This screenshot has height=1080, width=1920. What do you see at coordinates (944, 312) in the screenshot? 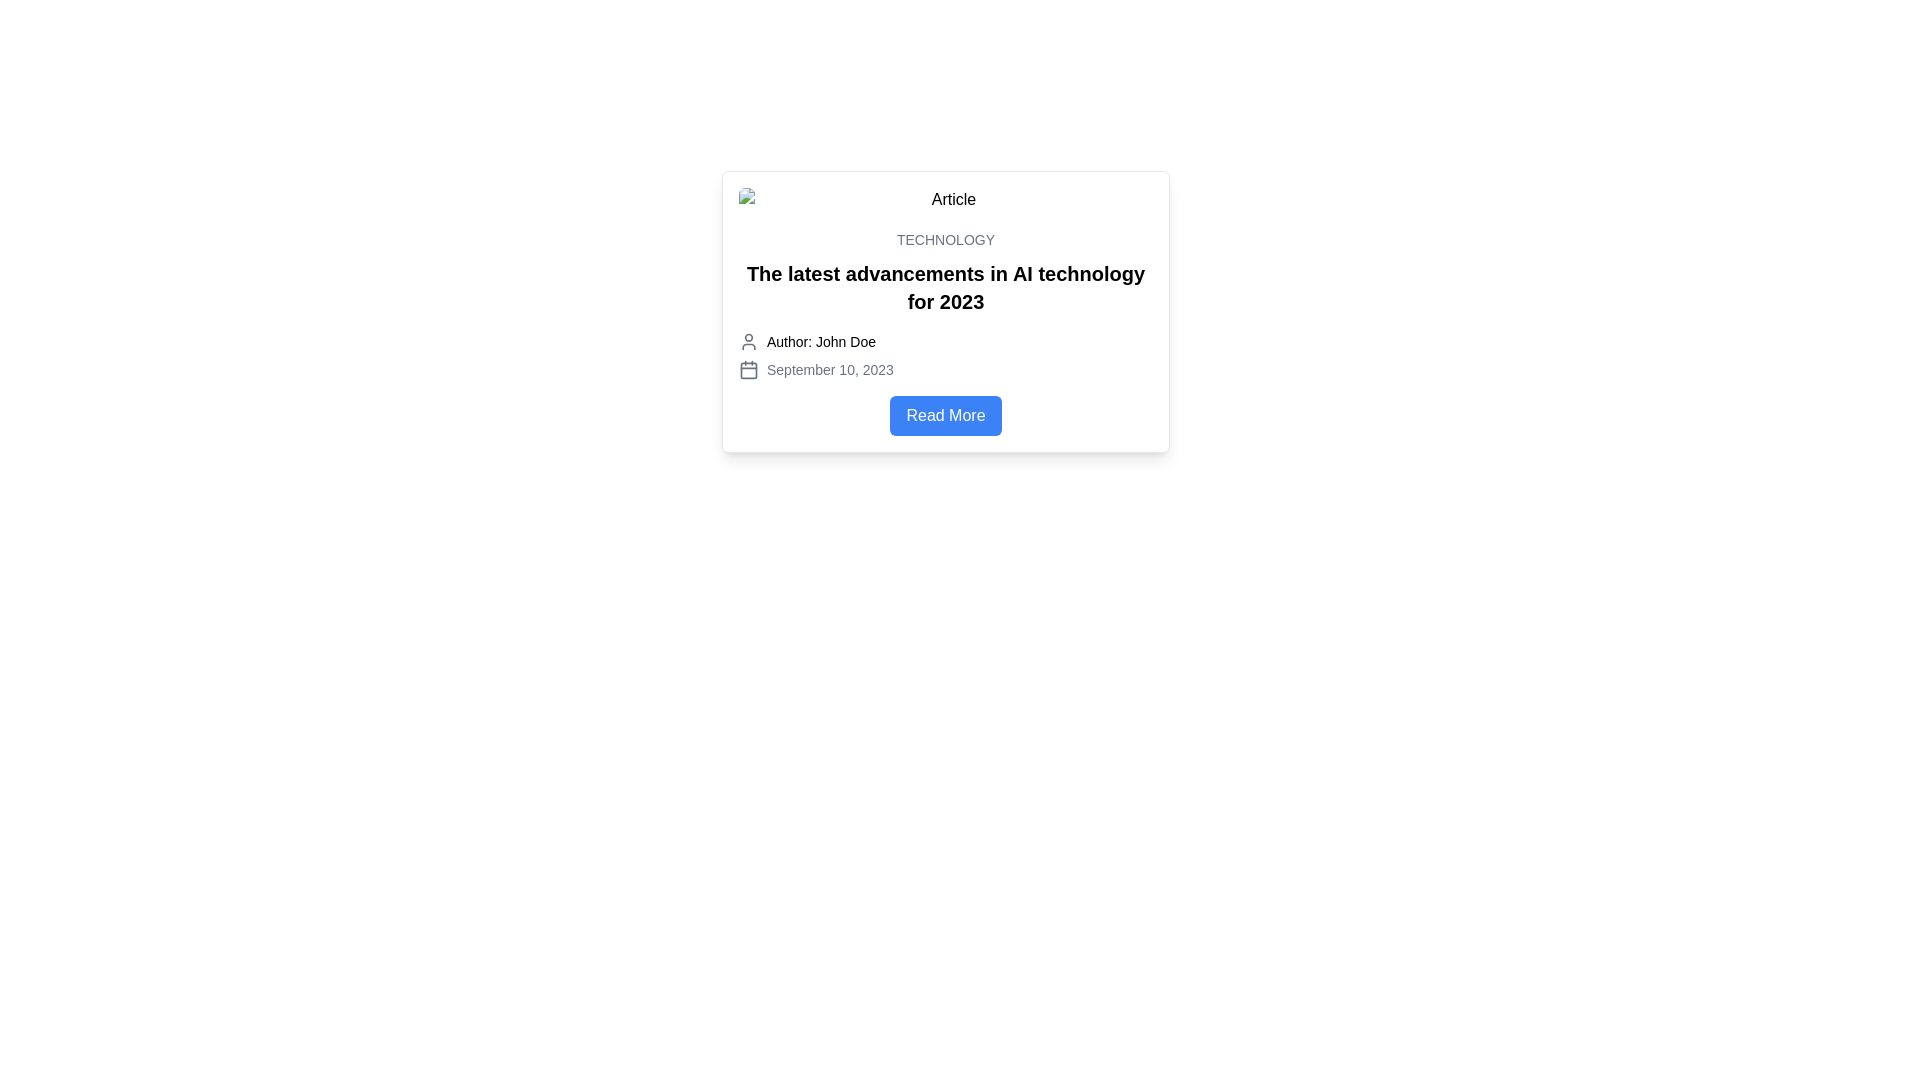
I see `the content card displaying the category 'Technology' and the headline 'The latest advancements in AI technology for 2023'` at bounding box center [944, 312].